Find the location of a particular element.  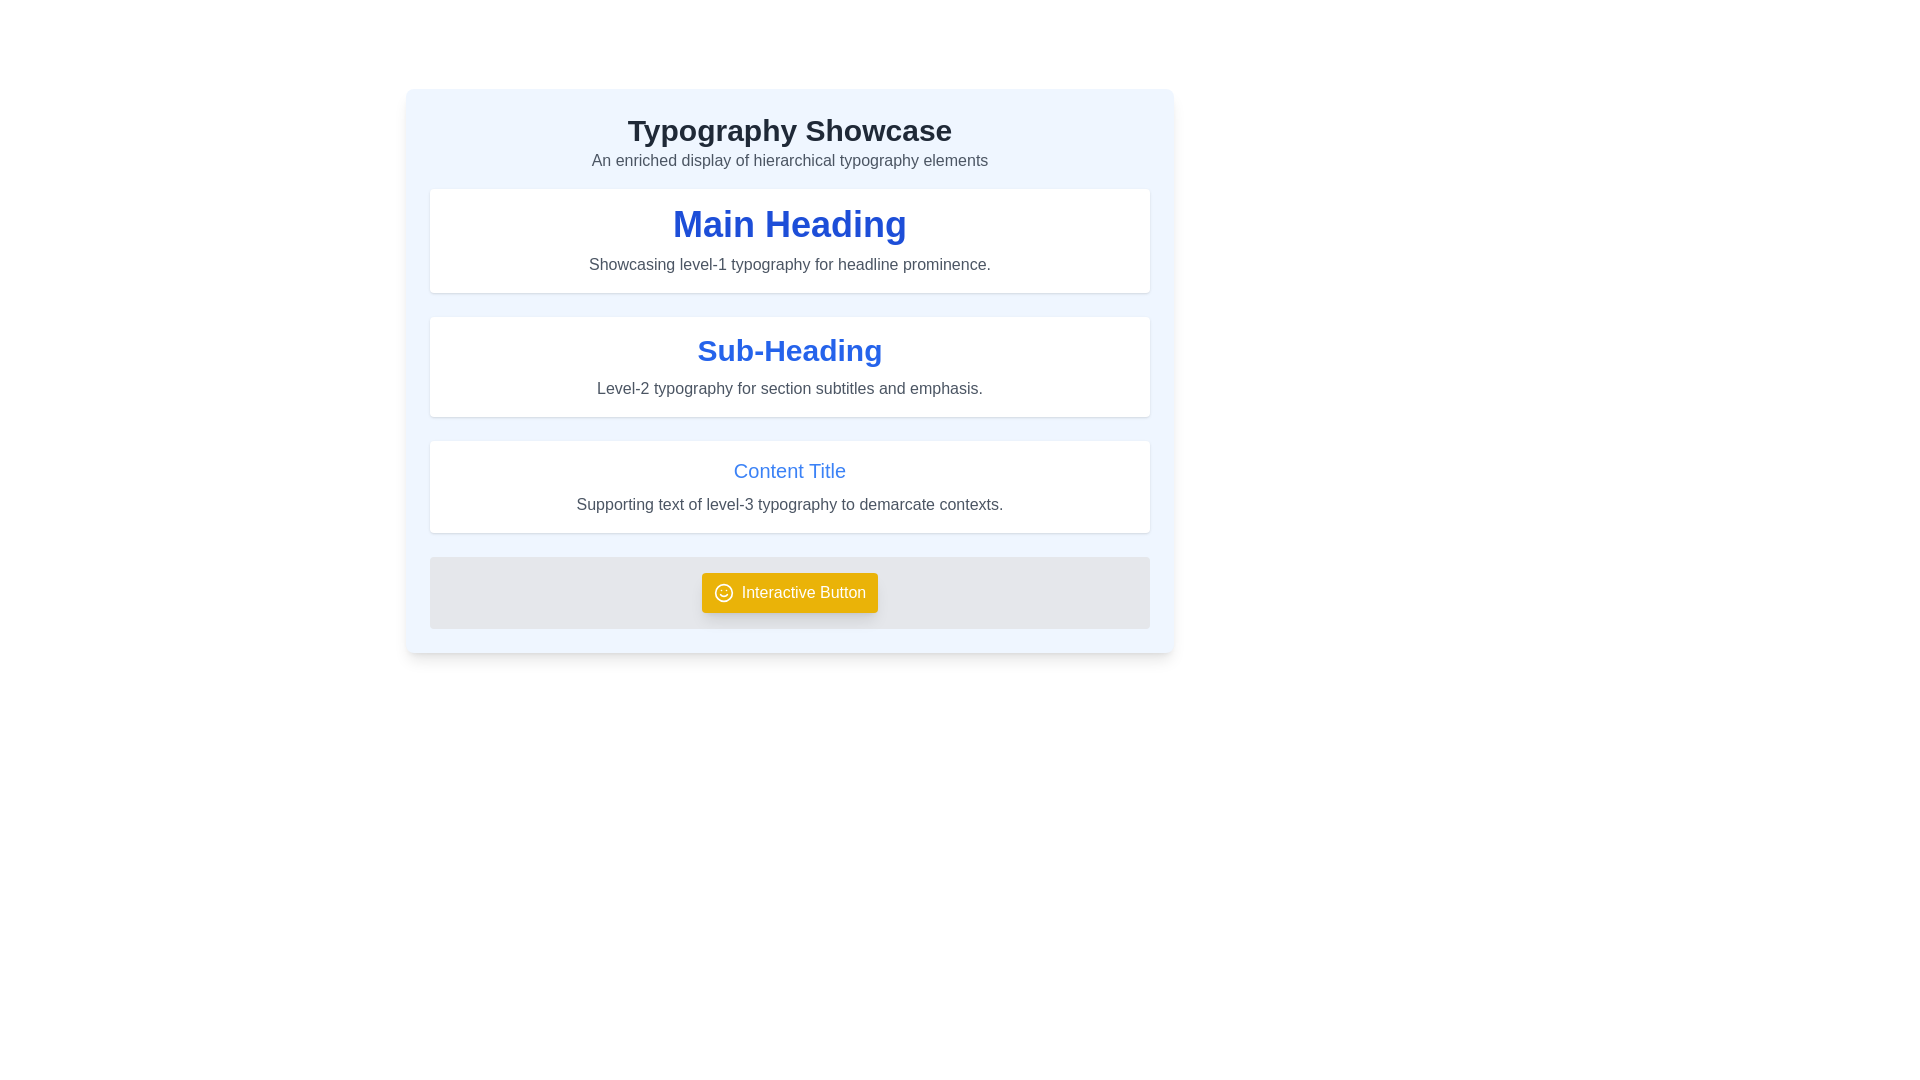

the circular graphical element in the SVG icon located at the bottom section of the interface, associated with the yellow 'Interactive Button' is located at coordinates (722, 592).